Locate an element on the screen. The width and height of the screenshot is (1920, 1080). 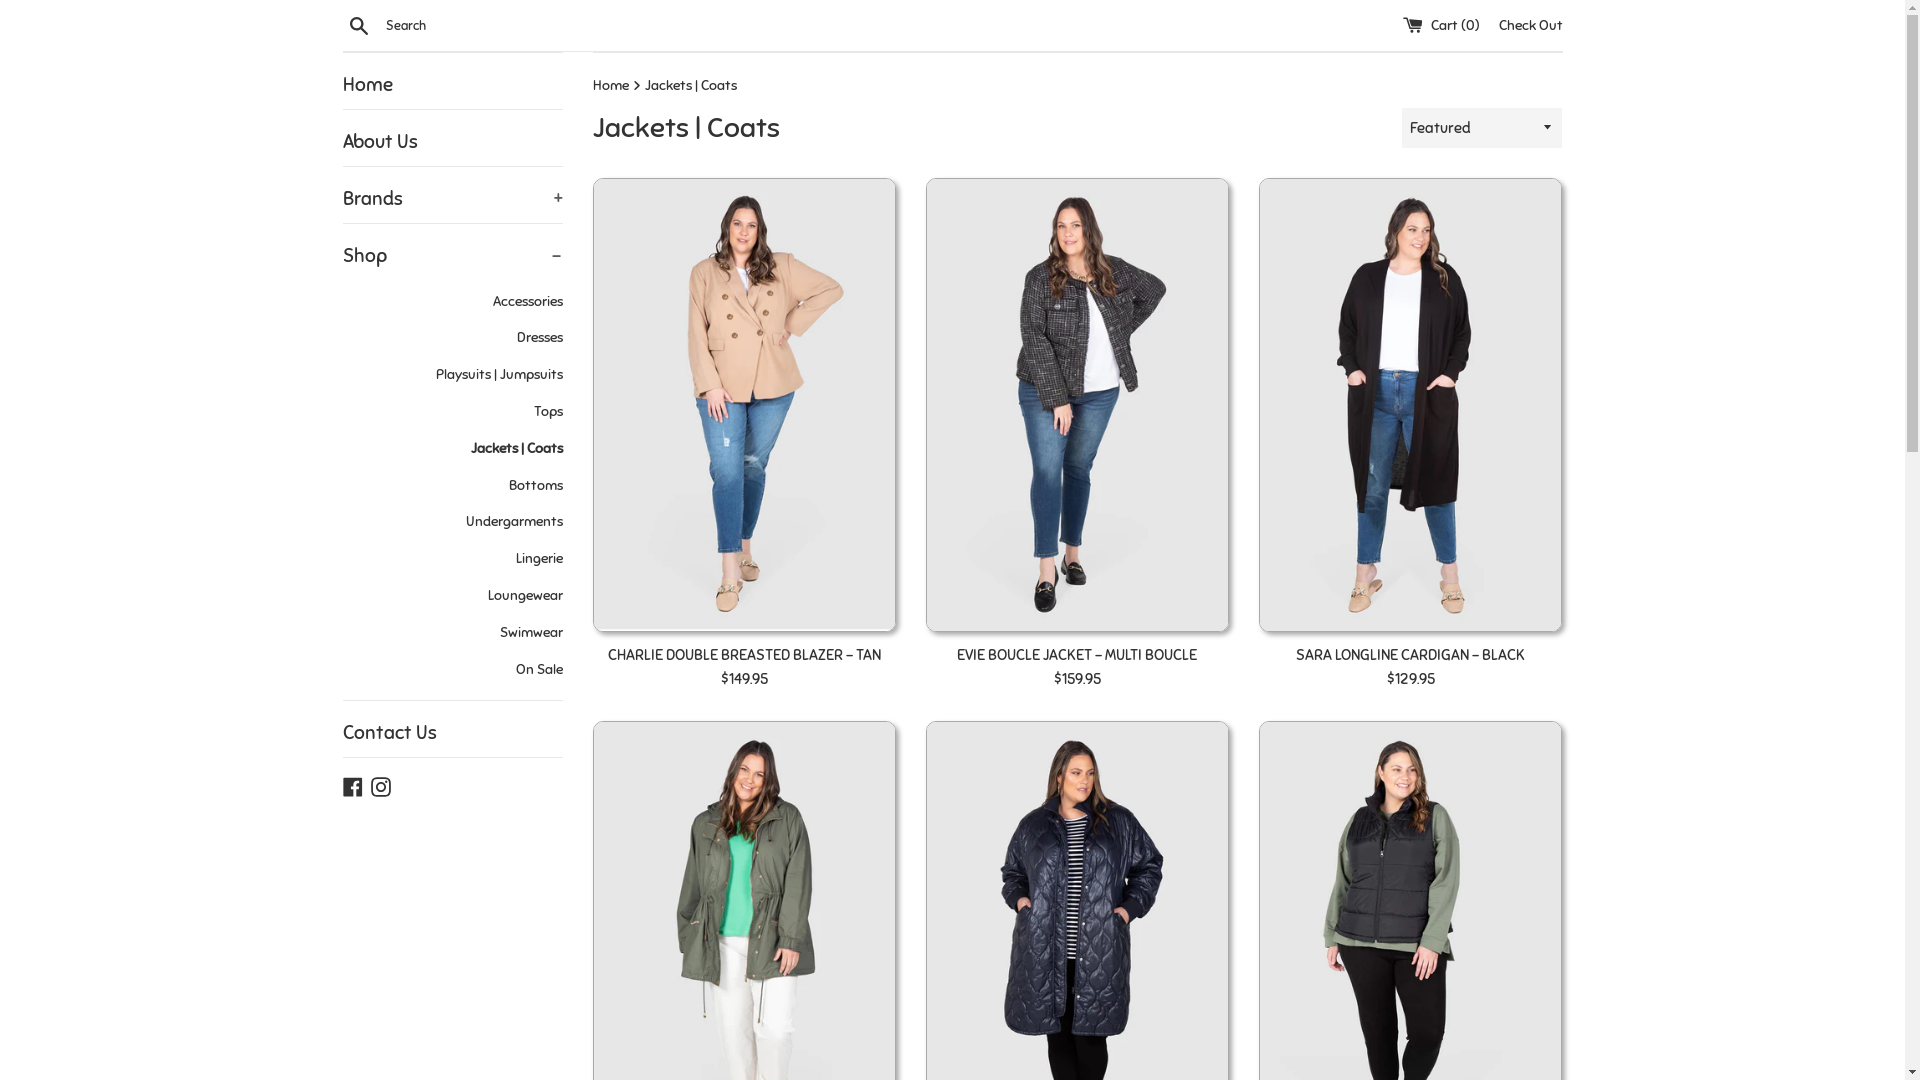
'Shop is located at coordinates (450, 254).